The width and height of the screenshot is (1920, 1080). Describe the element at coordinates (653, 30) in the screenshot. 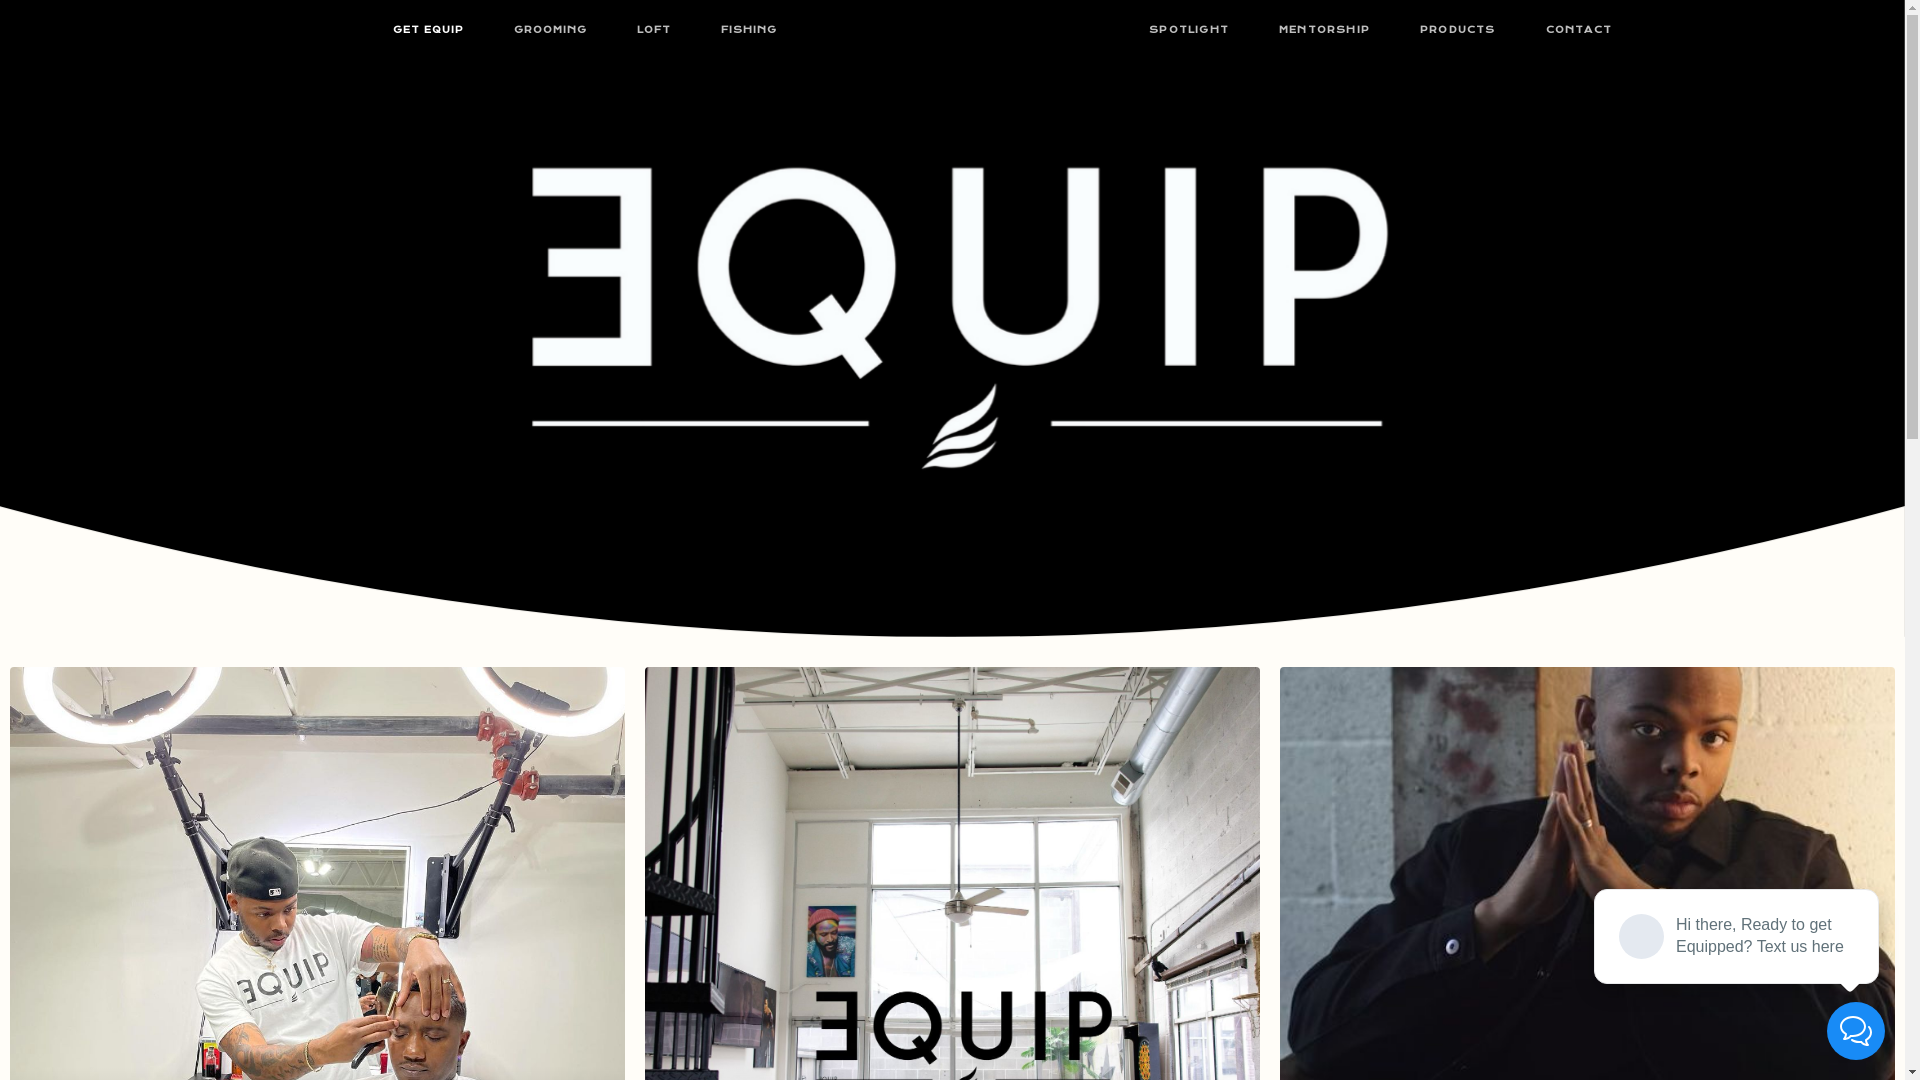

I see `'LOFT'` at that location.